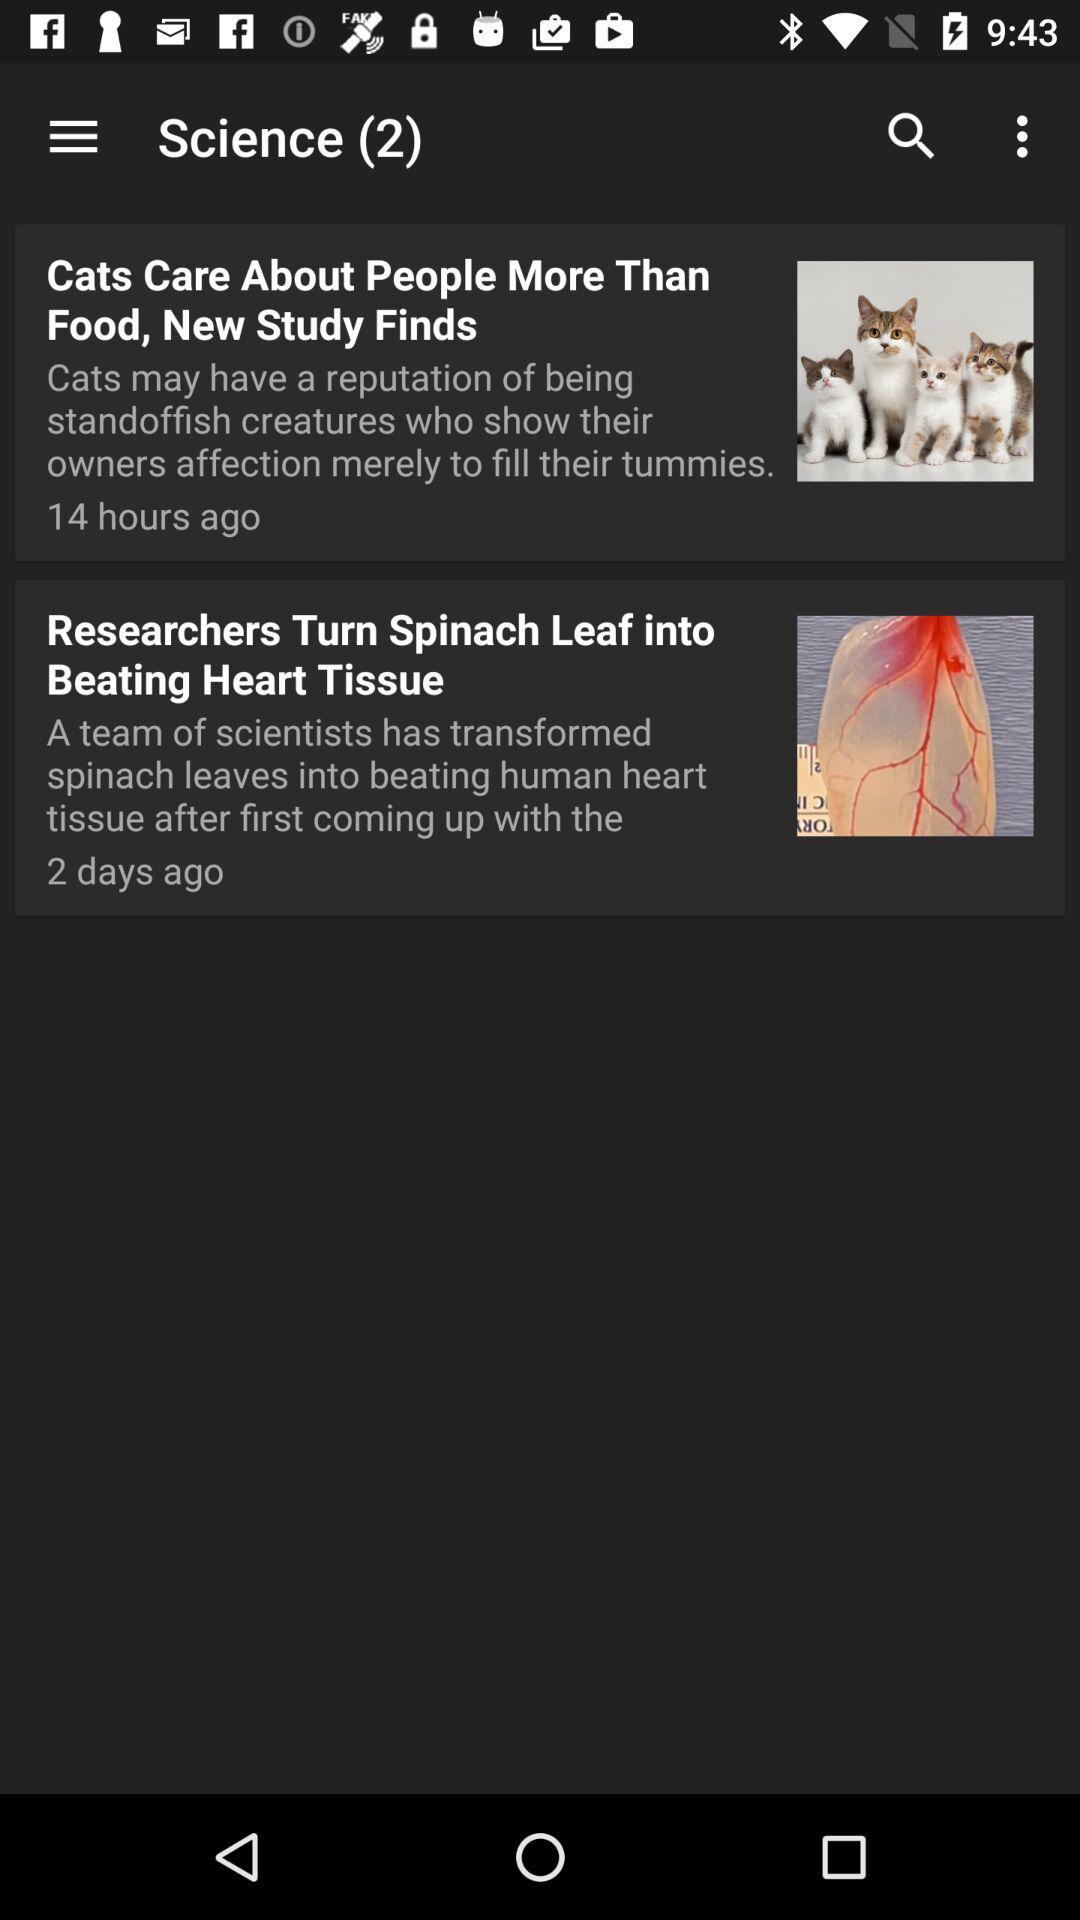  I want to click on the app to the right of the science (2) icon, so click(911, 135).